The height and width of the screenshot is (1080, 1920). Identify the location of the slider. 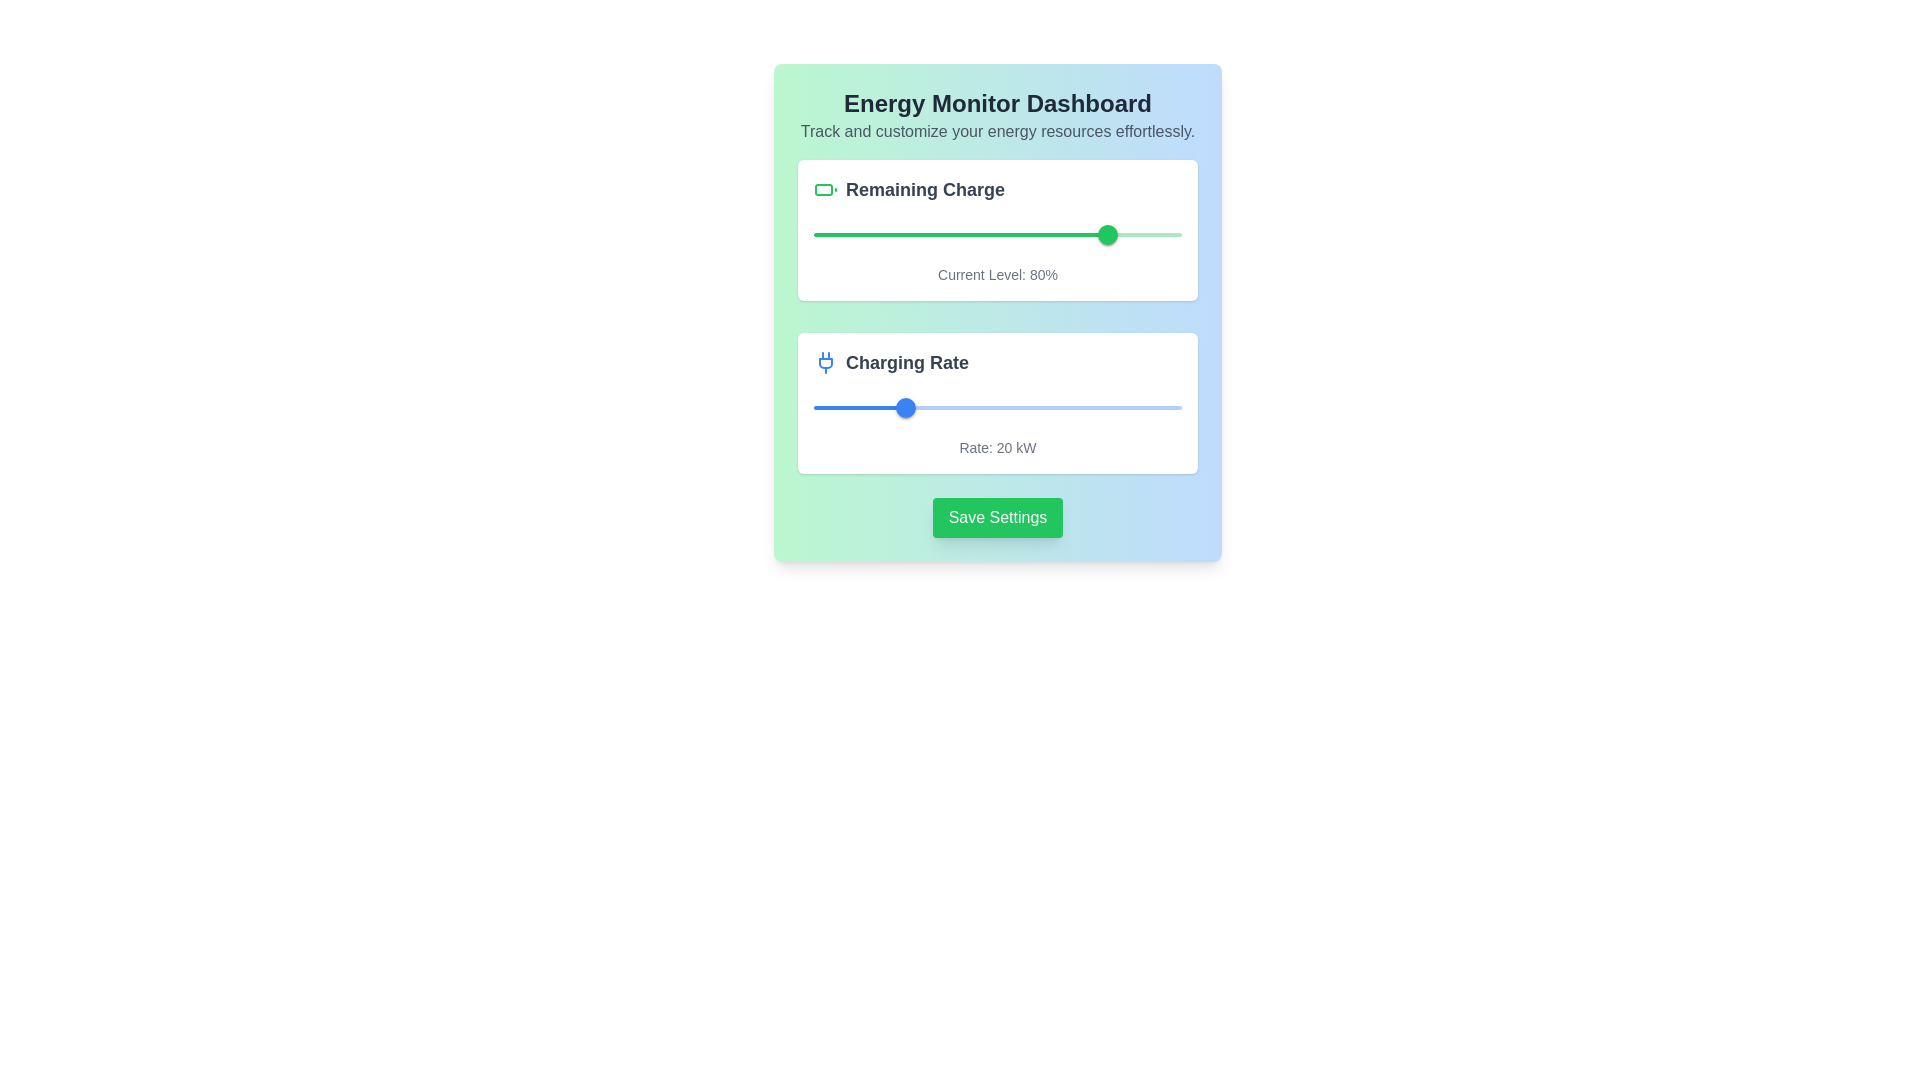
(1111, 407).